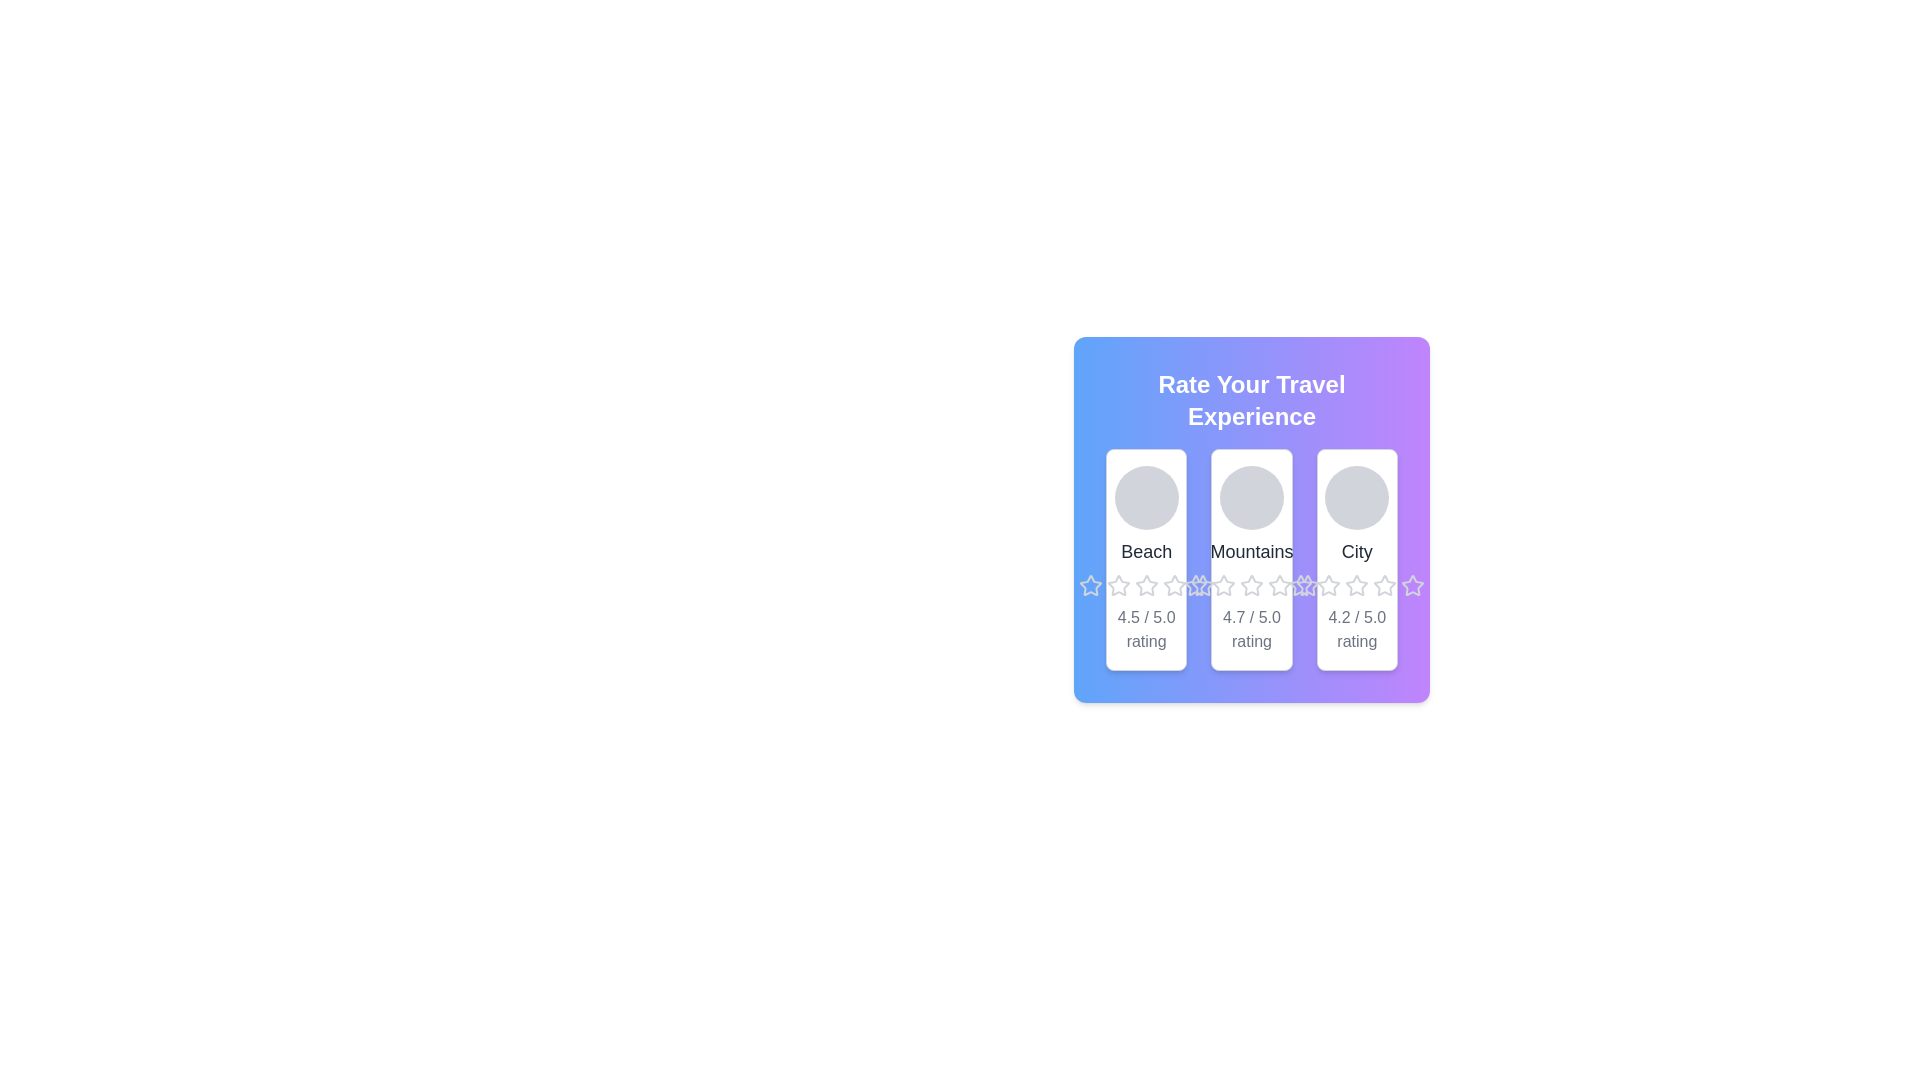 This screenshot has height=1080, width=1920. Describe the element at coordinates (1251, 559) in the screenshot. I see `the middle card component presenting grouped information, which features a rounded profile image placeholder, the word 'Mountains' in bold text, and a rating of '4.7 / 5.0 rating.'` at that location.